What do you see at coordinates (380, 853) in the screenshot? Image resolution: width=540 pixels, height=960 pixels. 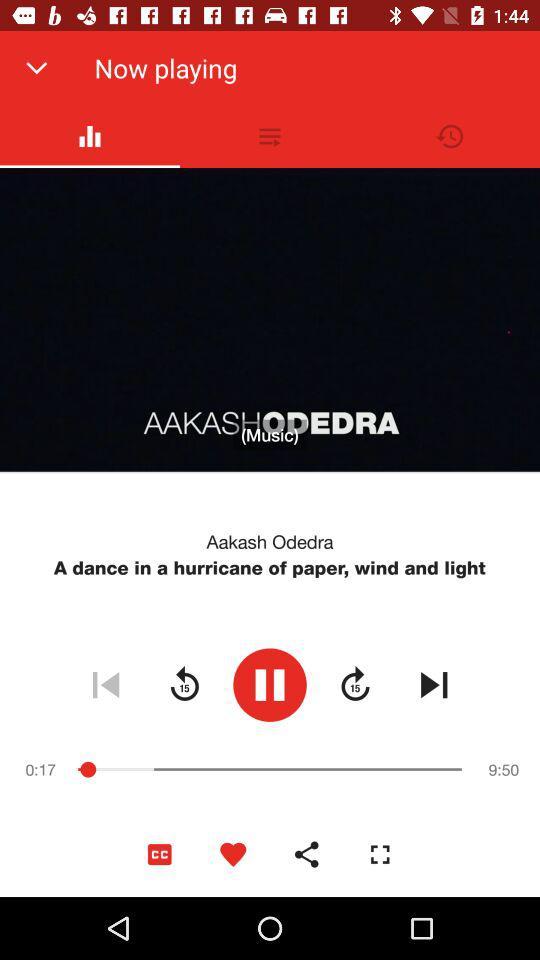 I see `the fullscreen icon` at bounding box center [380, 853].